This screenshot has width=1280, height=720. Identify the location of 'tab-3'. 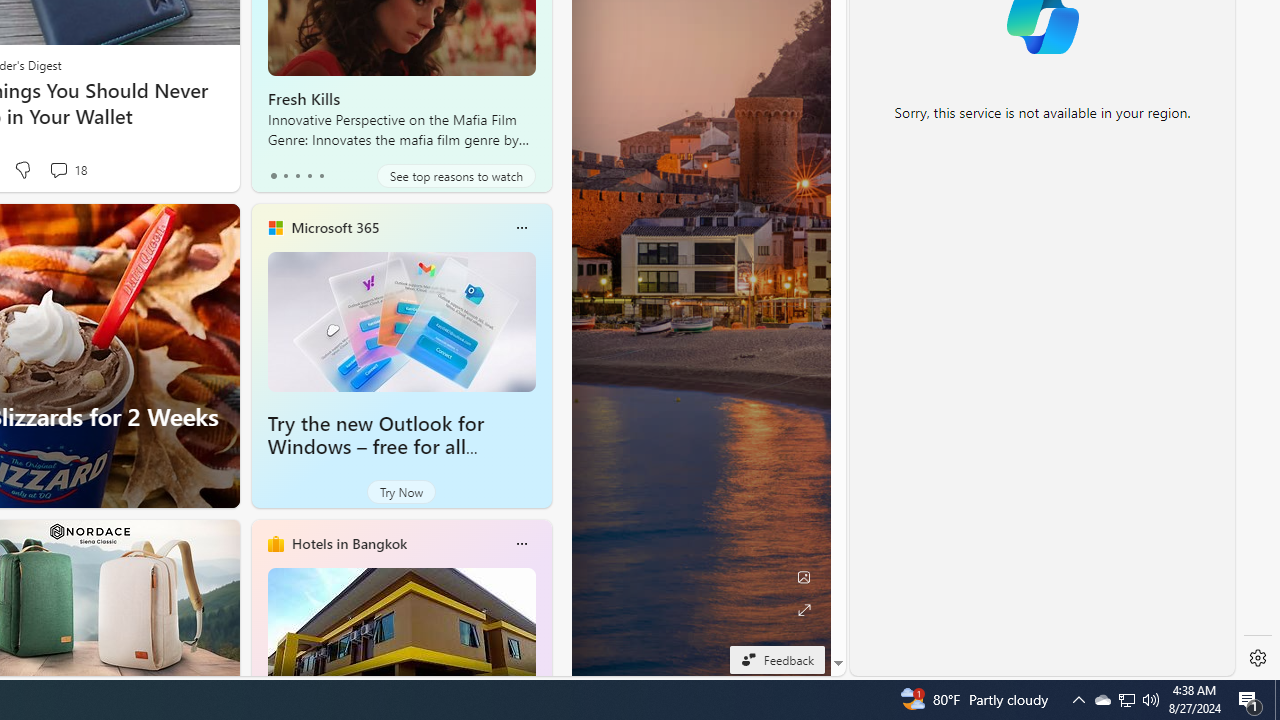
(308, 175).